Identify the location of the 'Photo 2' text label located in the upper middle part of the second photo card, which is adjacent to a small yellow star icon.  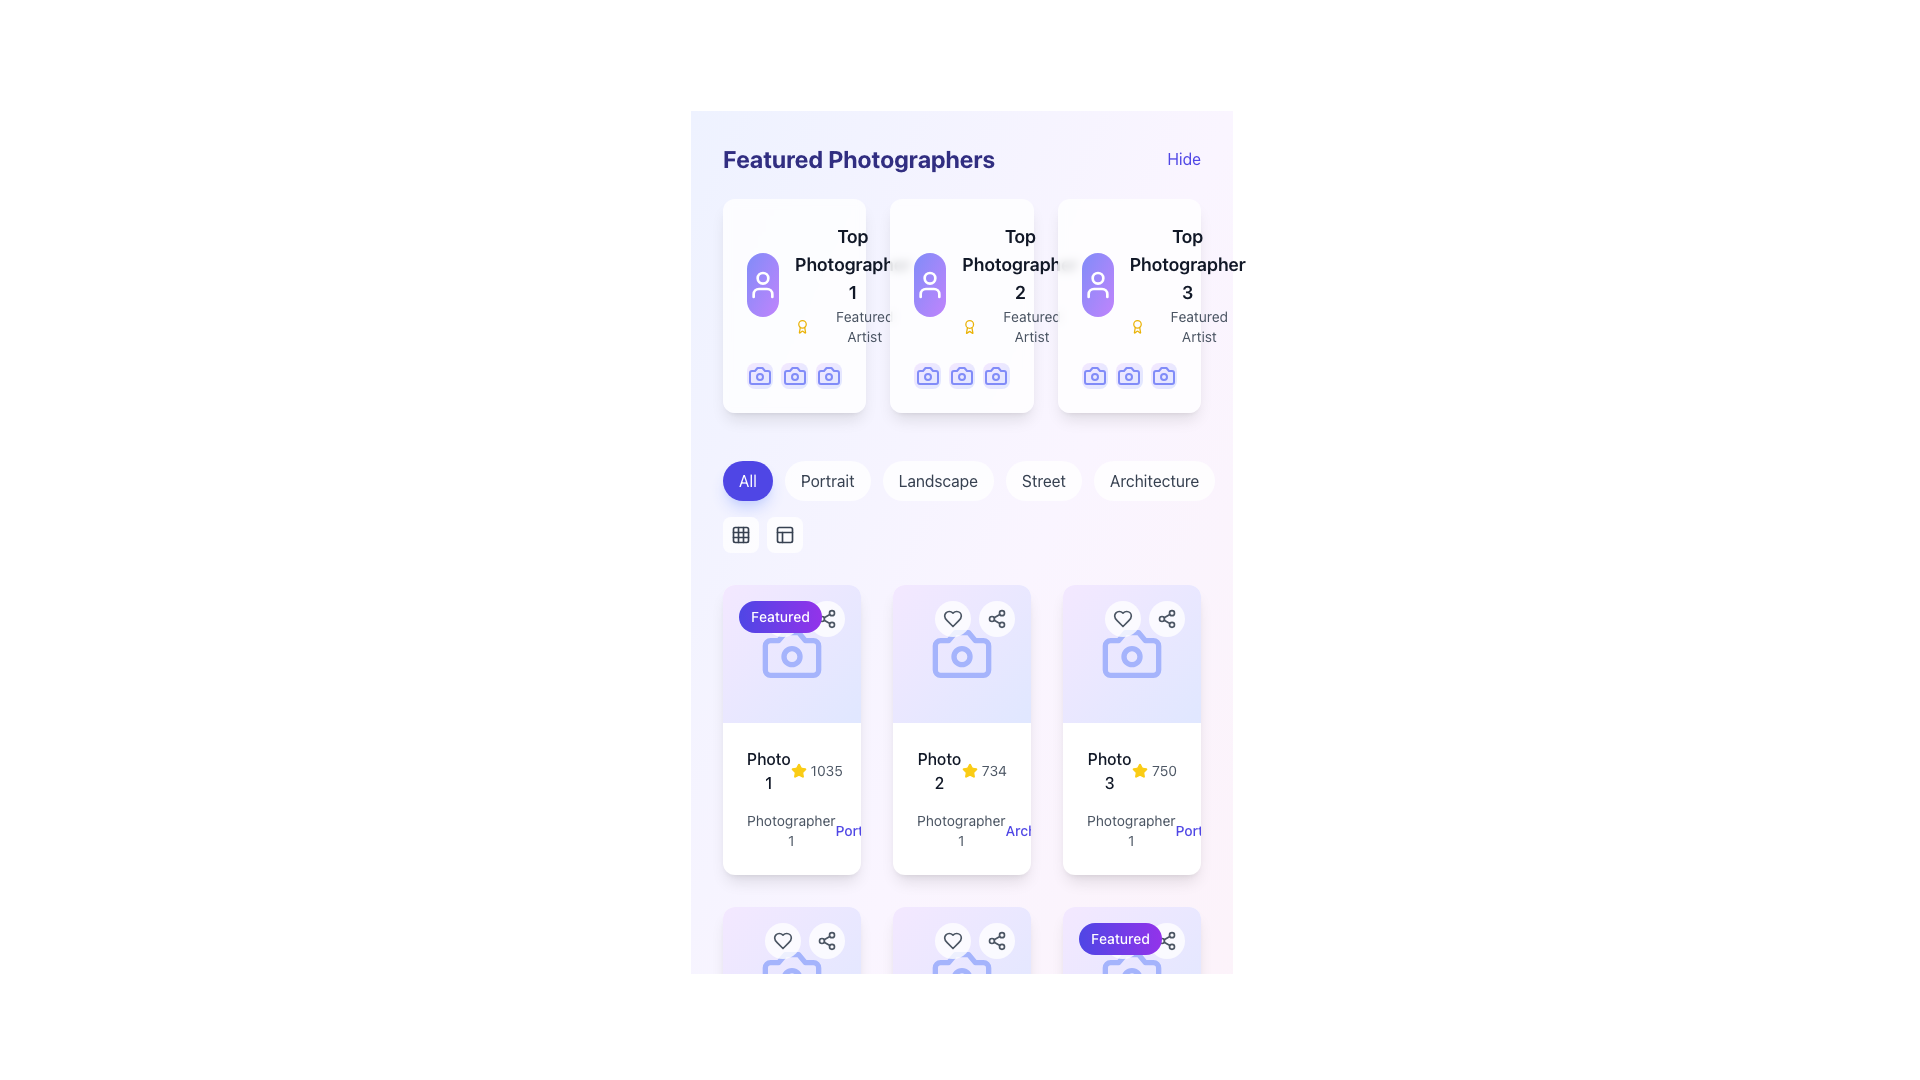
(938, 770).